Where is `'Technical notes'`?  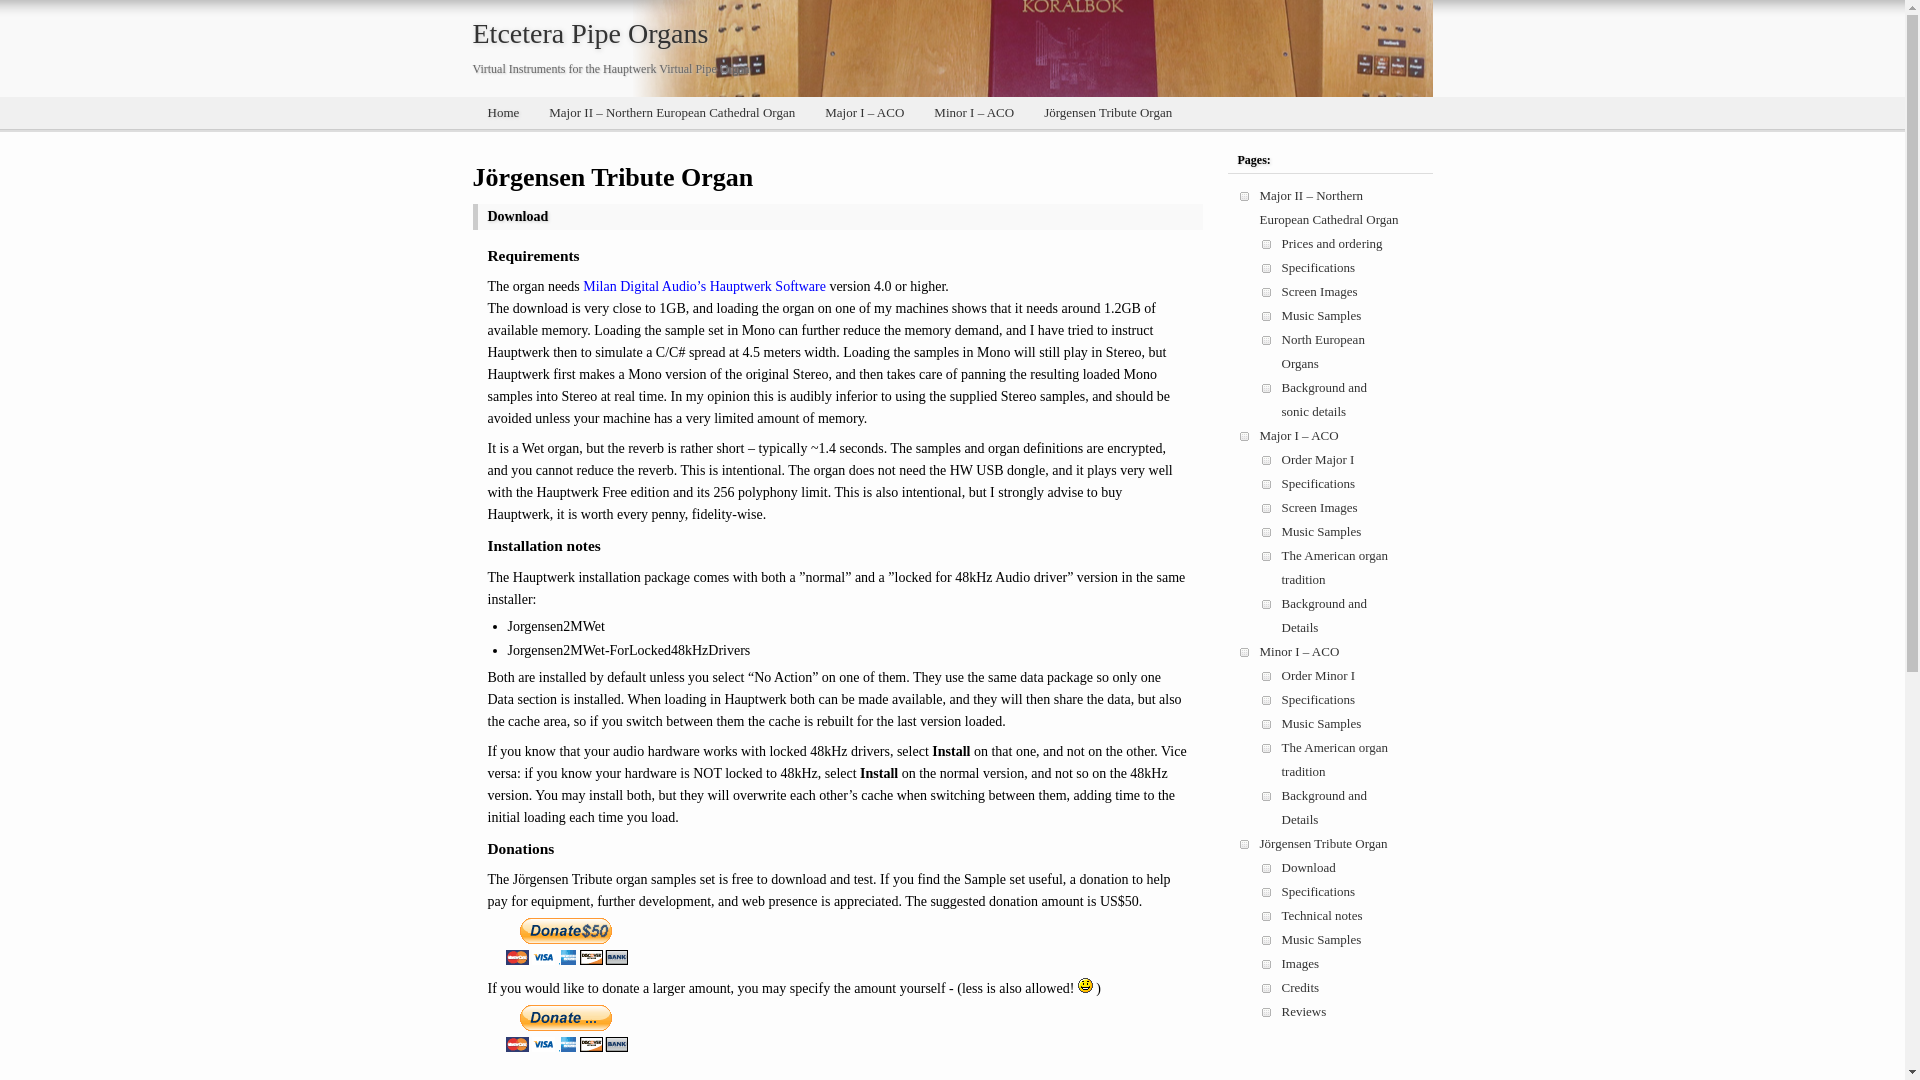 'Technical notes' is located at coordinates (1322, 915).